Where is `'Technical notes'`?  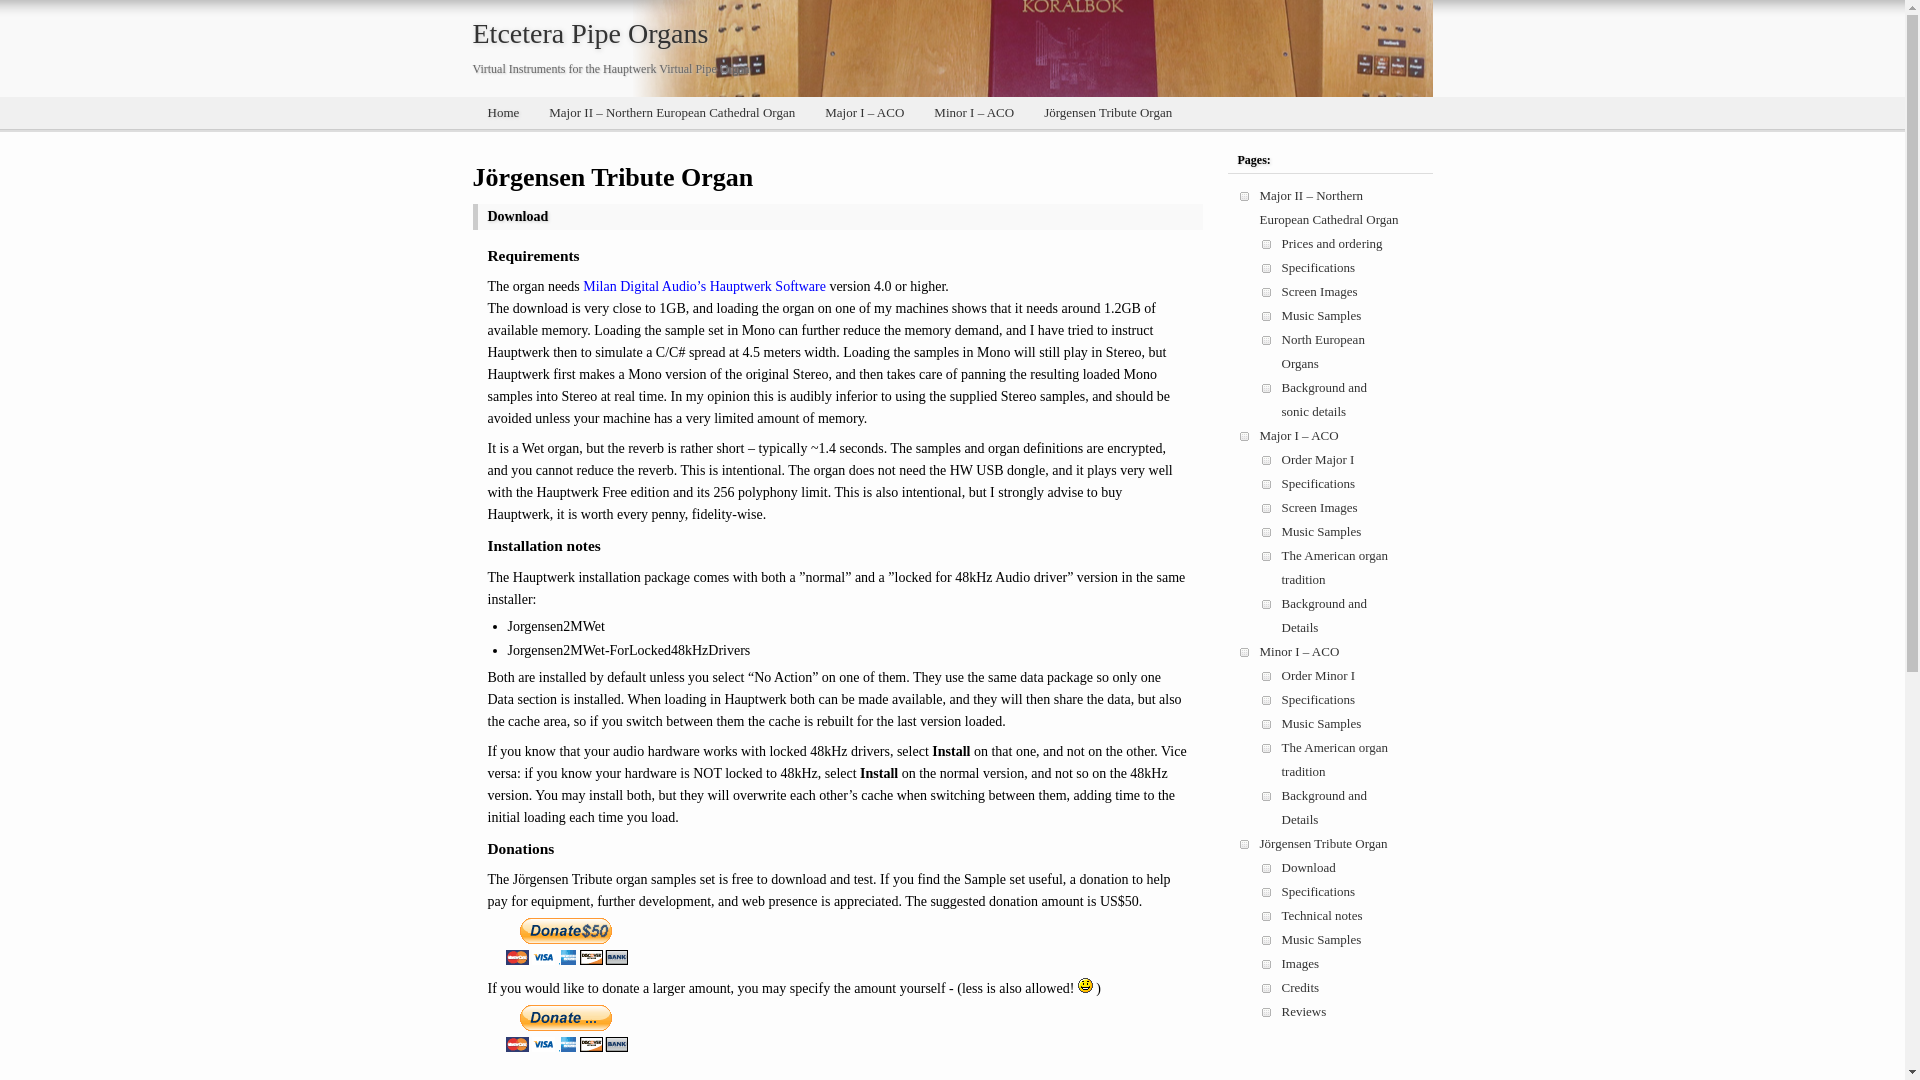 'Technical notes' is located at coordinates (1322, 915).